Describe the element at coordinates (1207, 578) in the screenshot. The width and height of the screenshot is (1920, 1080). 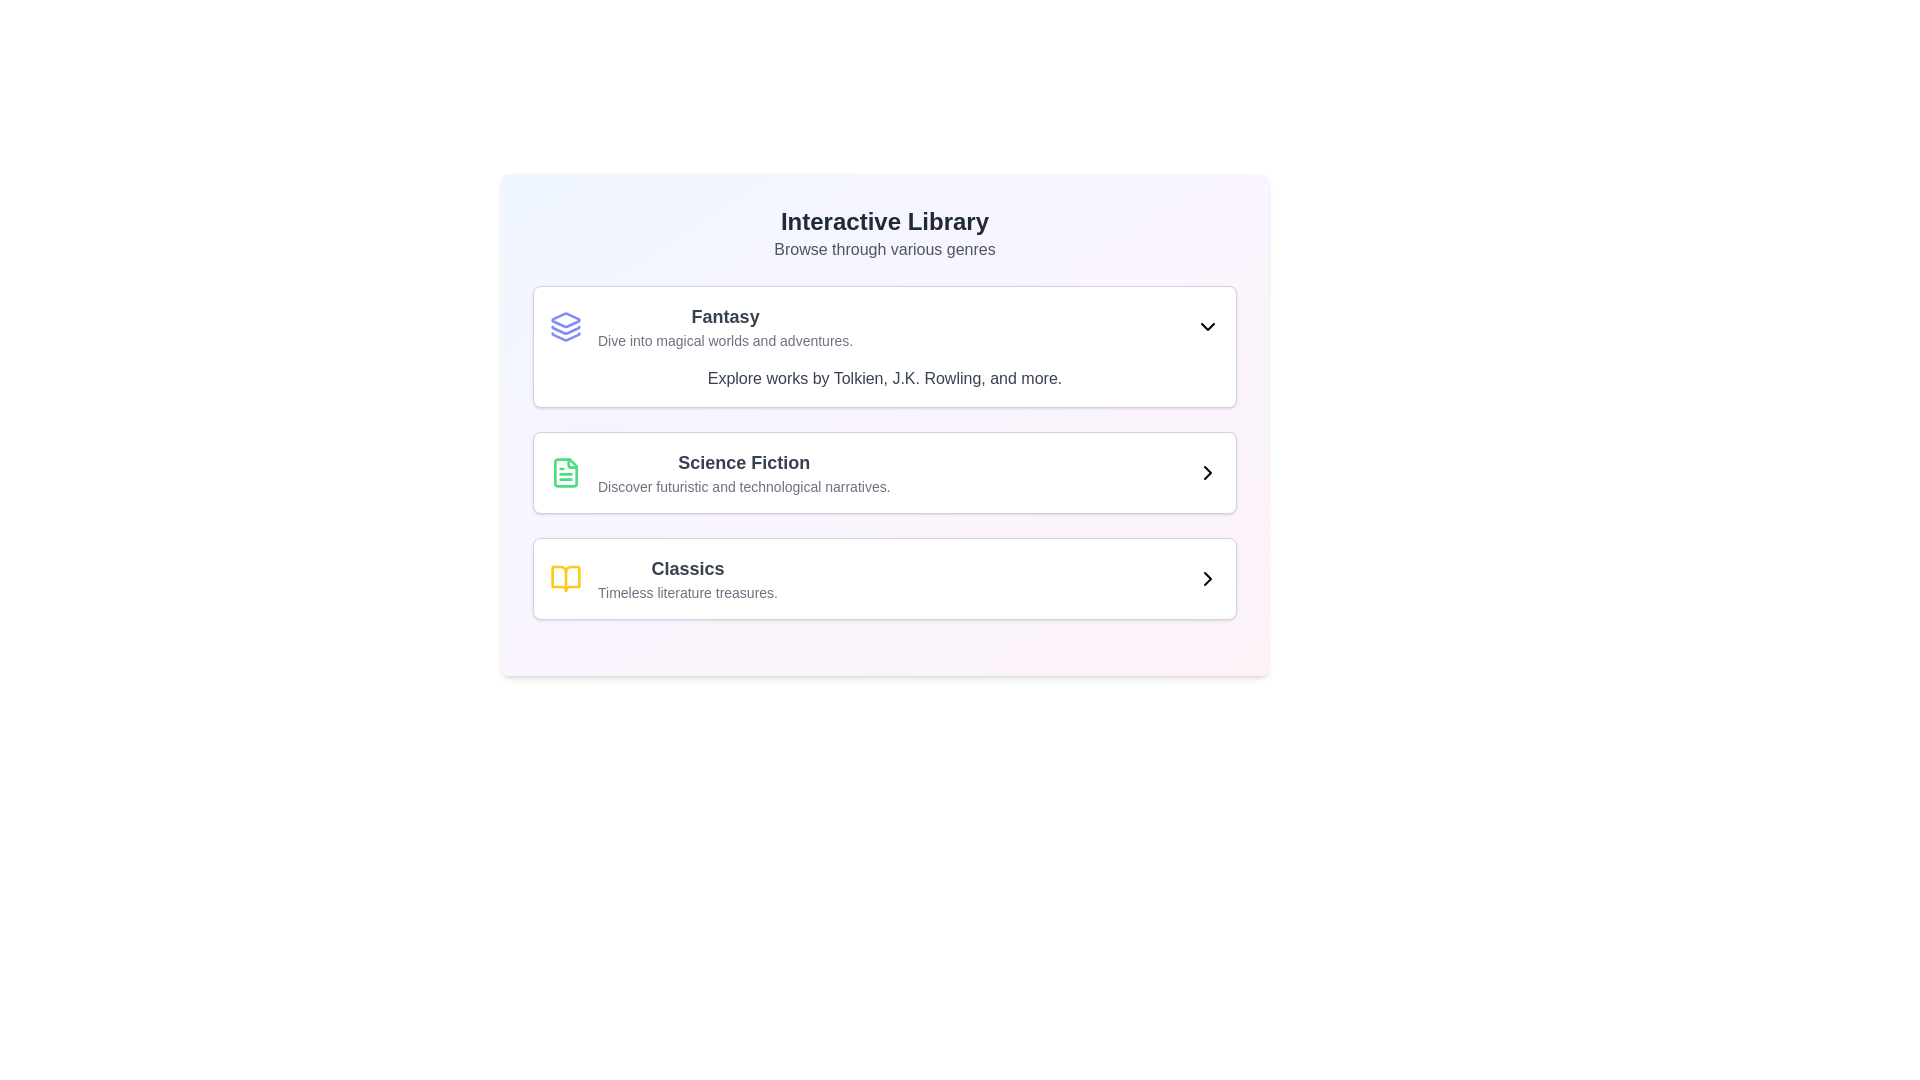
I see `the right-pointing chevron icon located in the top-right corner of the 'Classics' row within the 'Interactive Library' interface` at that location.